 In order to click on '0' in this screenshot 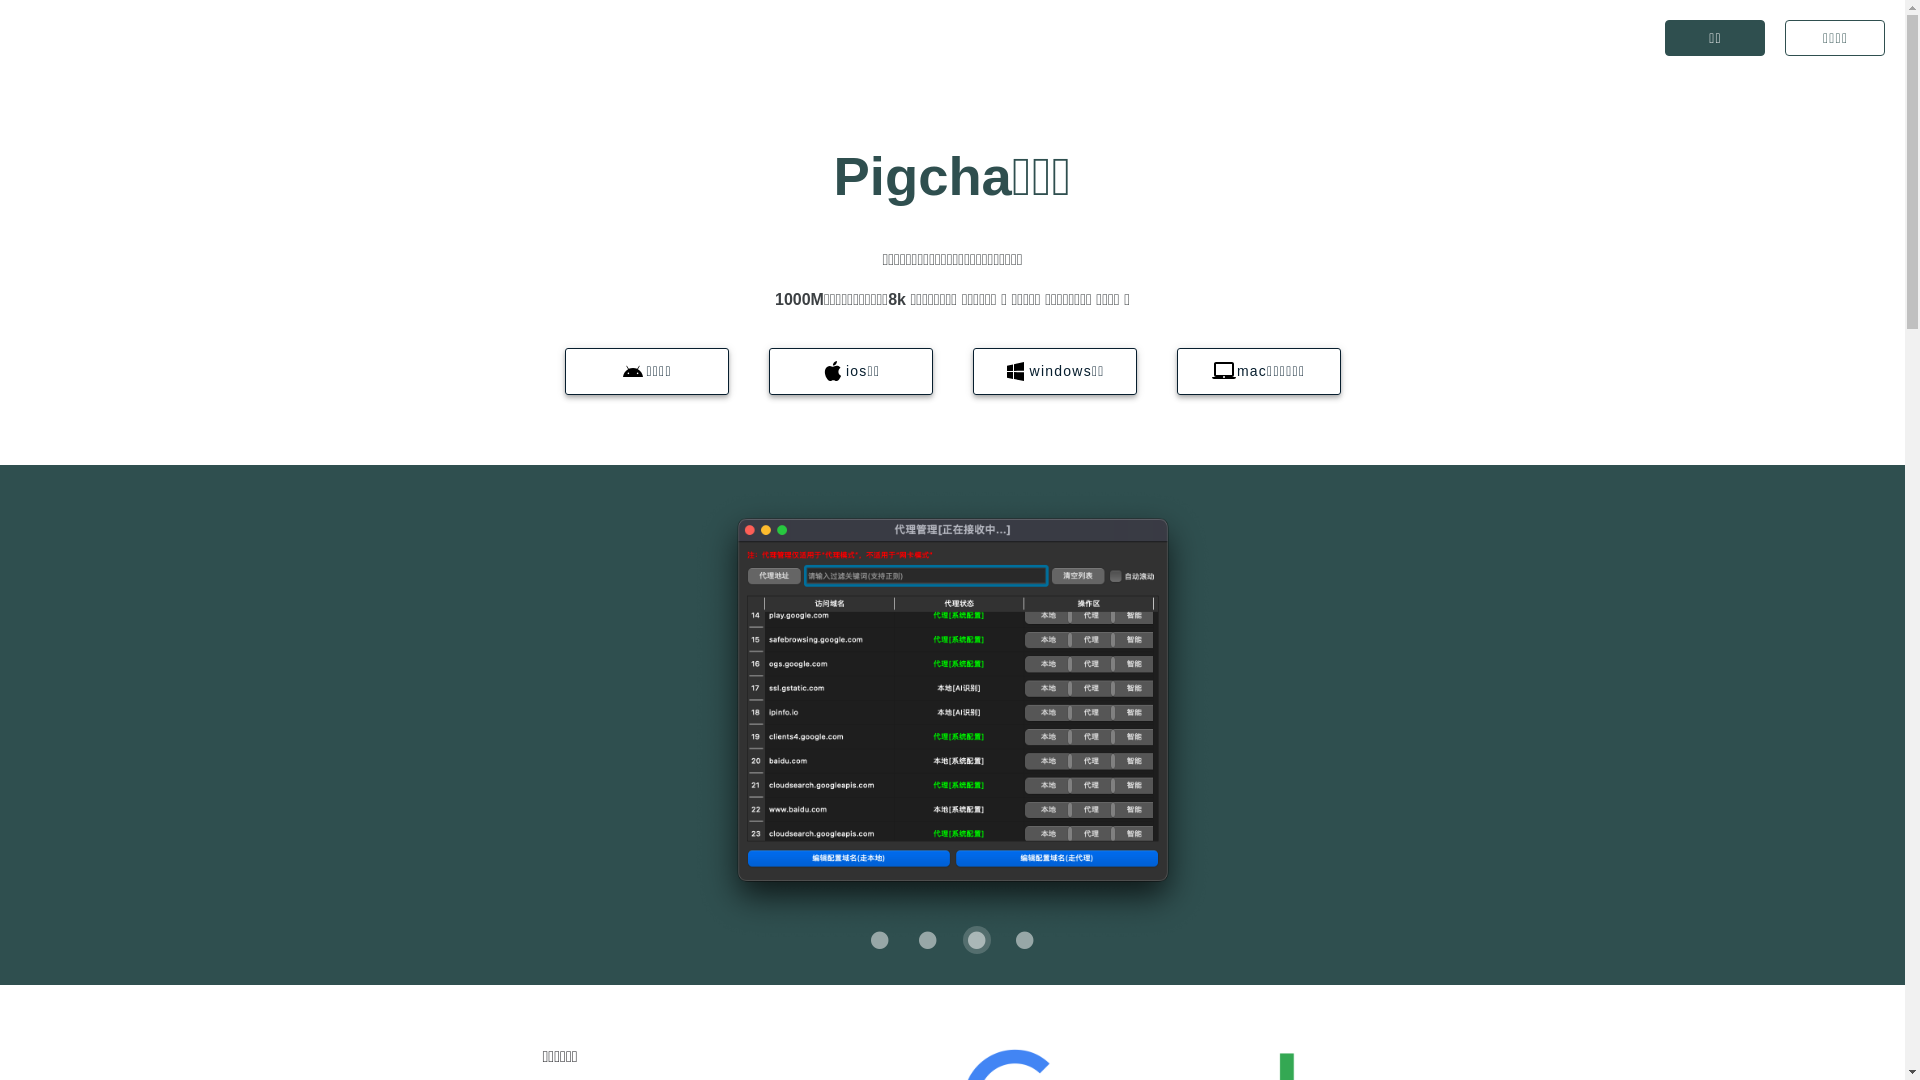, I will do `click(879, 940)`.